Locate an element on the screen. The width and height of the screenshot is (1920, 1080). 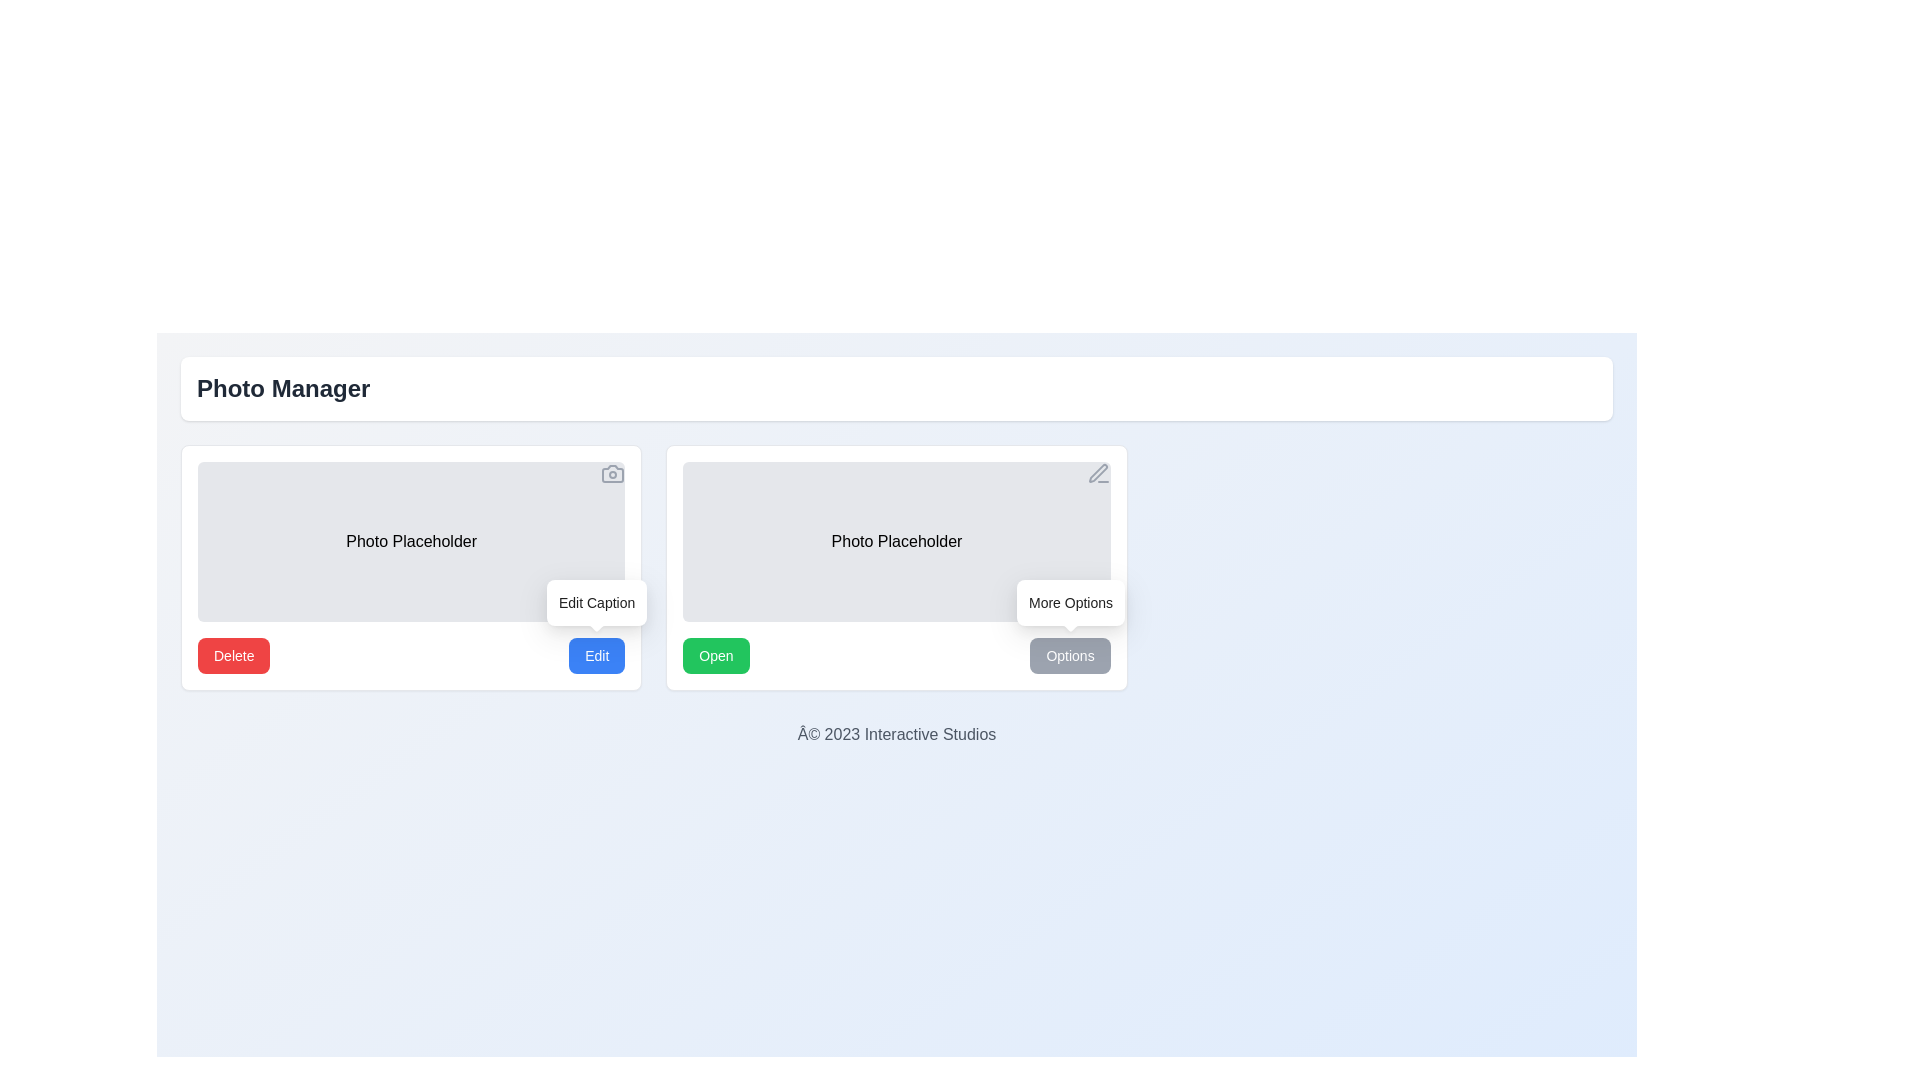
the pen icon, which is a minimalistic vector graphic located at the top-right corner of the second box above the 'Photo Placeholder.' is located at coordinates (1097, 473).